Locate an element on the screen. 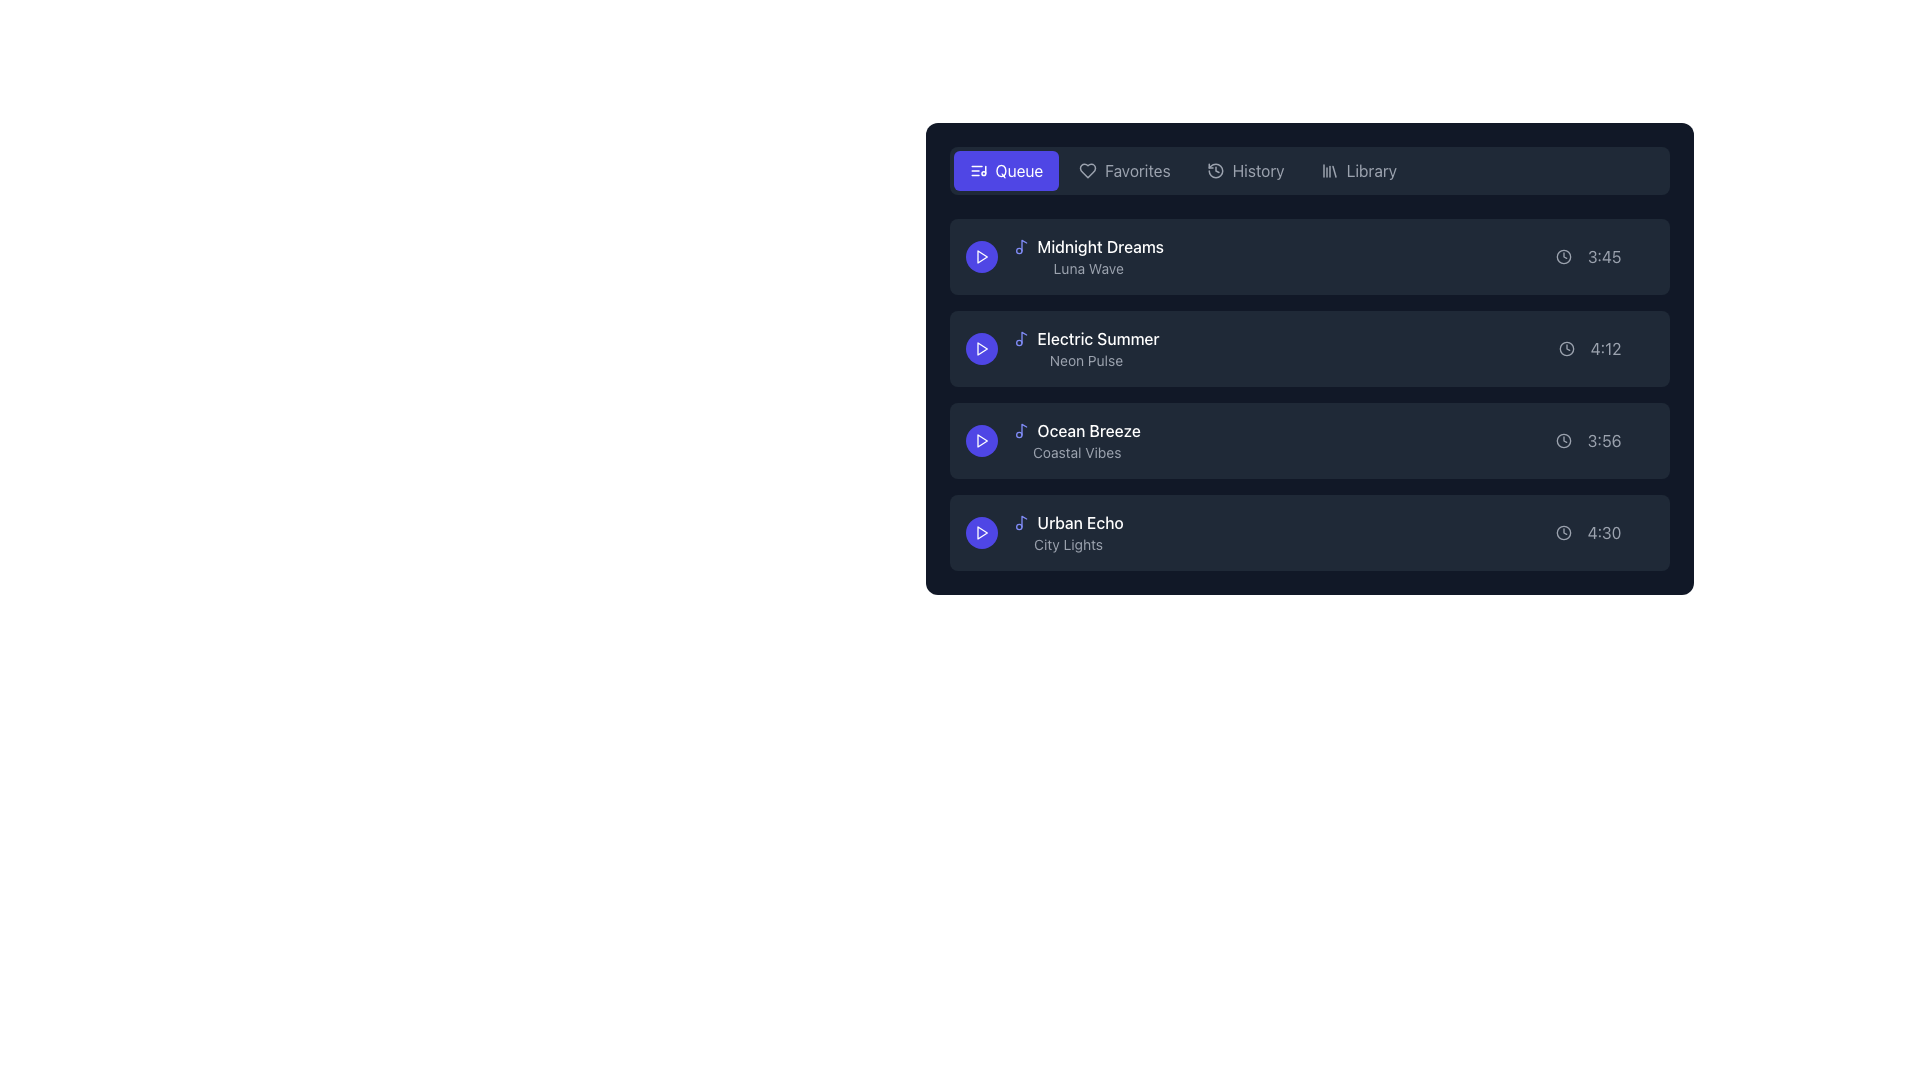 The width and height of the screenshot is (1920, 1080). the clock face icon located to the left of the time display '3:56' in the third row of the list is located at coordinates (1562, 439).